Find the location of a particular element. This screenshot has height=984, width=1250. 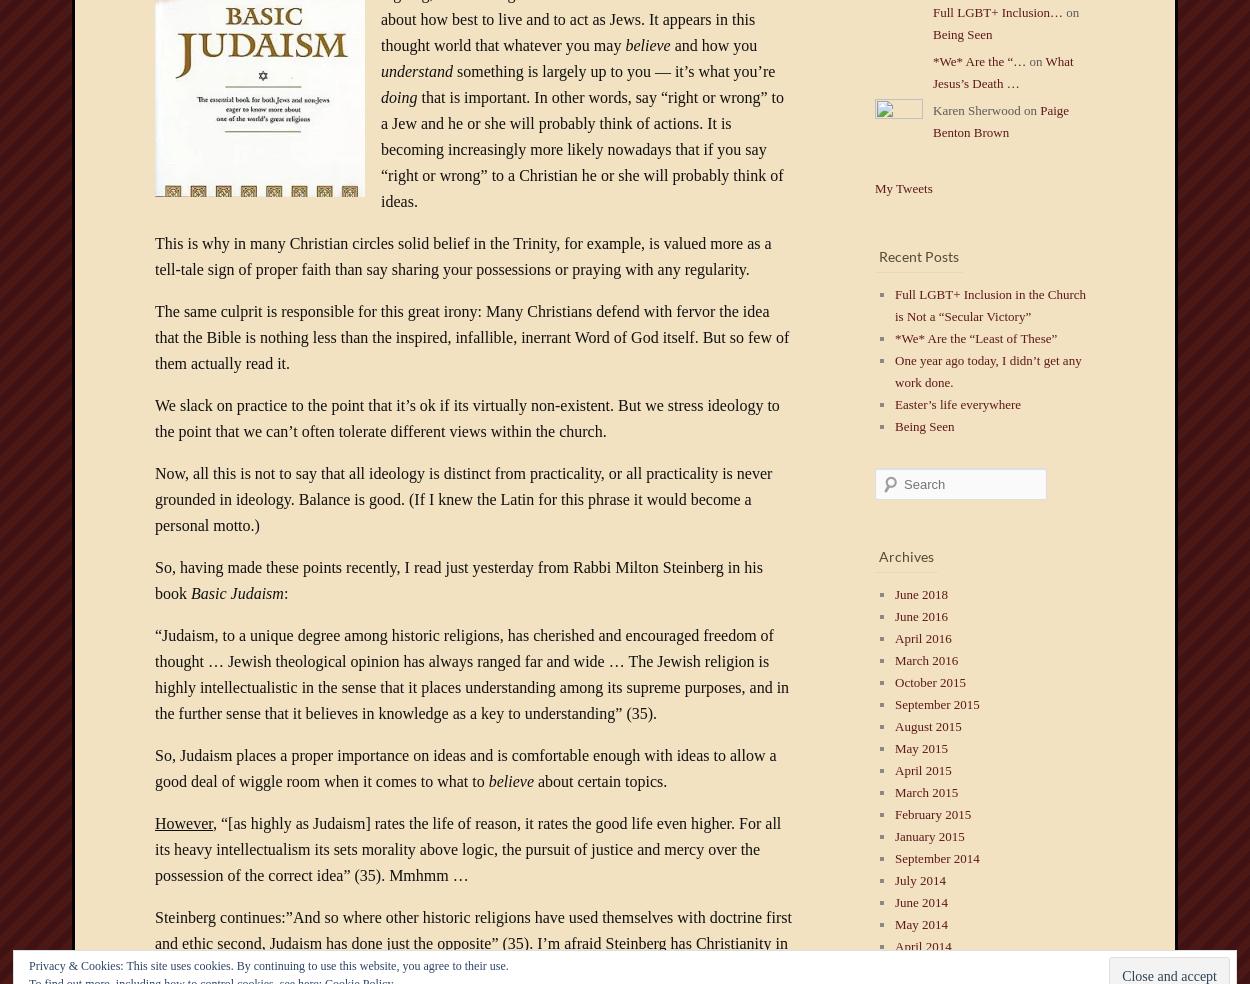

'The same culprit is responsible for this great irony: Many Christians defend with fervor the idea that the Bible is nothing less than the inspired, infallible, inerrant Word of God itself. But so few of them actually read it.' is located at coordinates (471, 336).